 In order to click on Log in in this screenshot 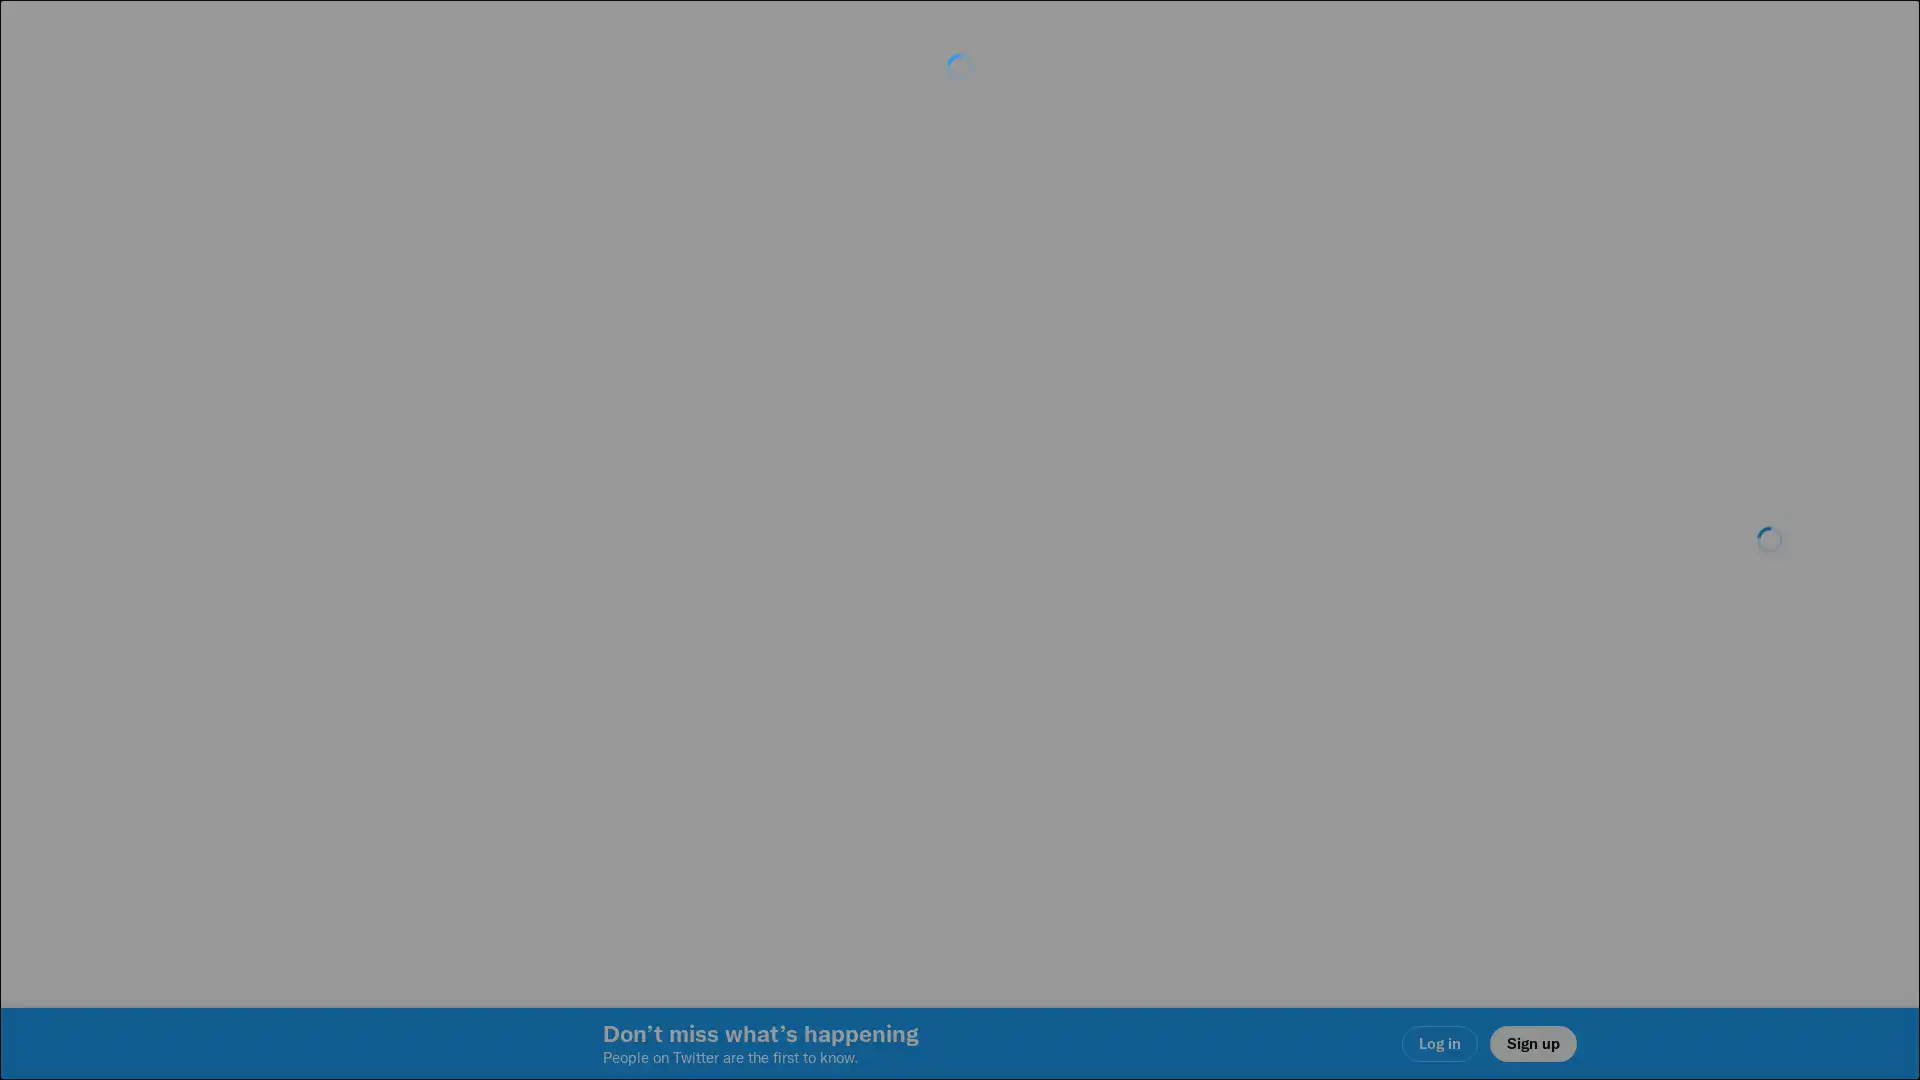, I will do `click(1200, 681)`.